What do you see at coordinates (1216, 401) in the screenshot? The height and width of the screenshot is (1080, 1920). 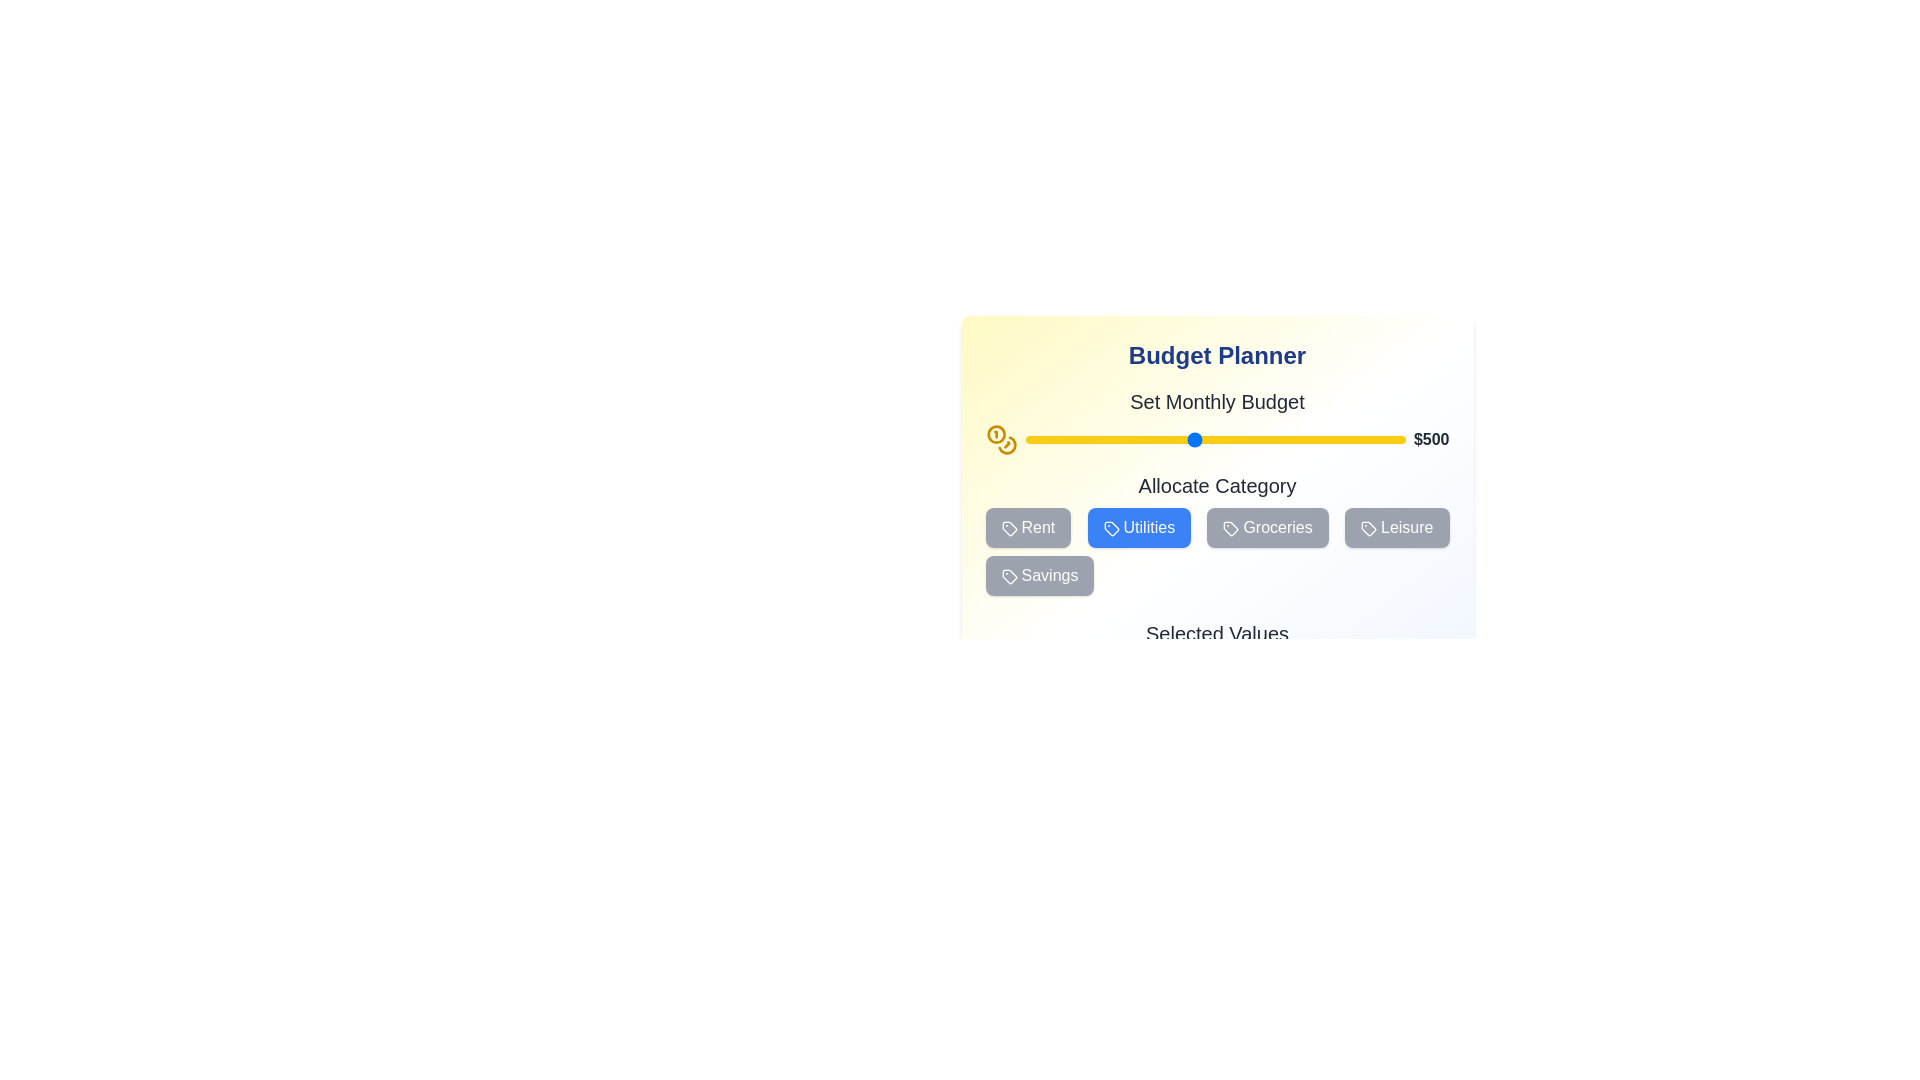 I see `the Text label that indicates the purpose of the budget slider, which is centrally aligned within the 'Budget Planner' section and positioned above the '$500' value text and the yellow slider` at bounding box center [1216, 401].